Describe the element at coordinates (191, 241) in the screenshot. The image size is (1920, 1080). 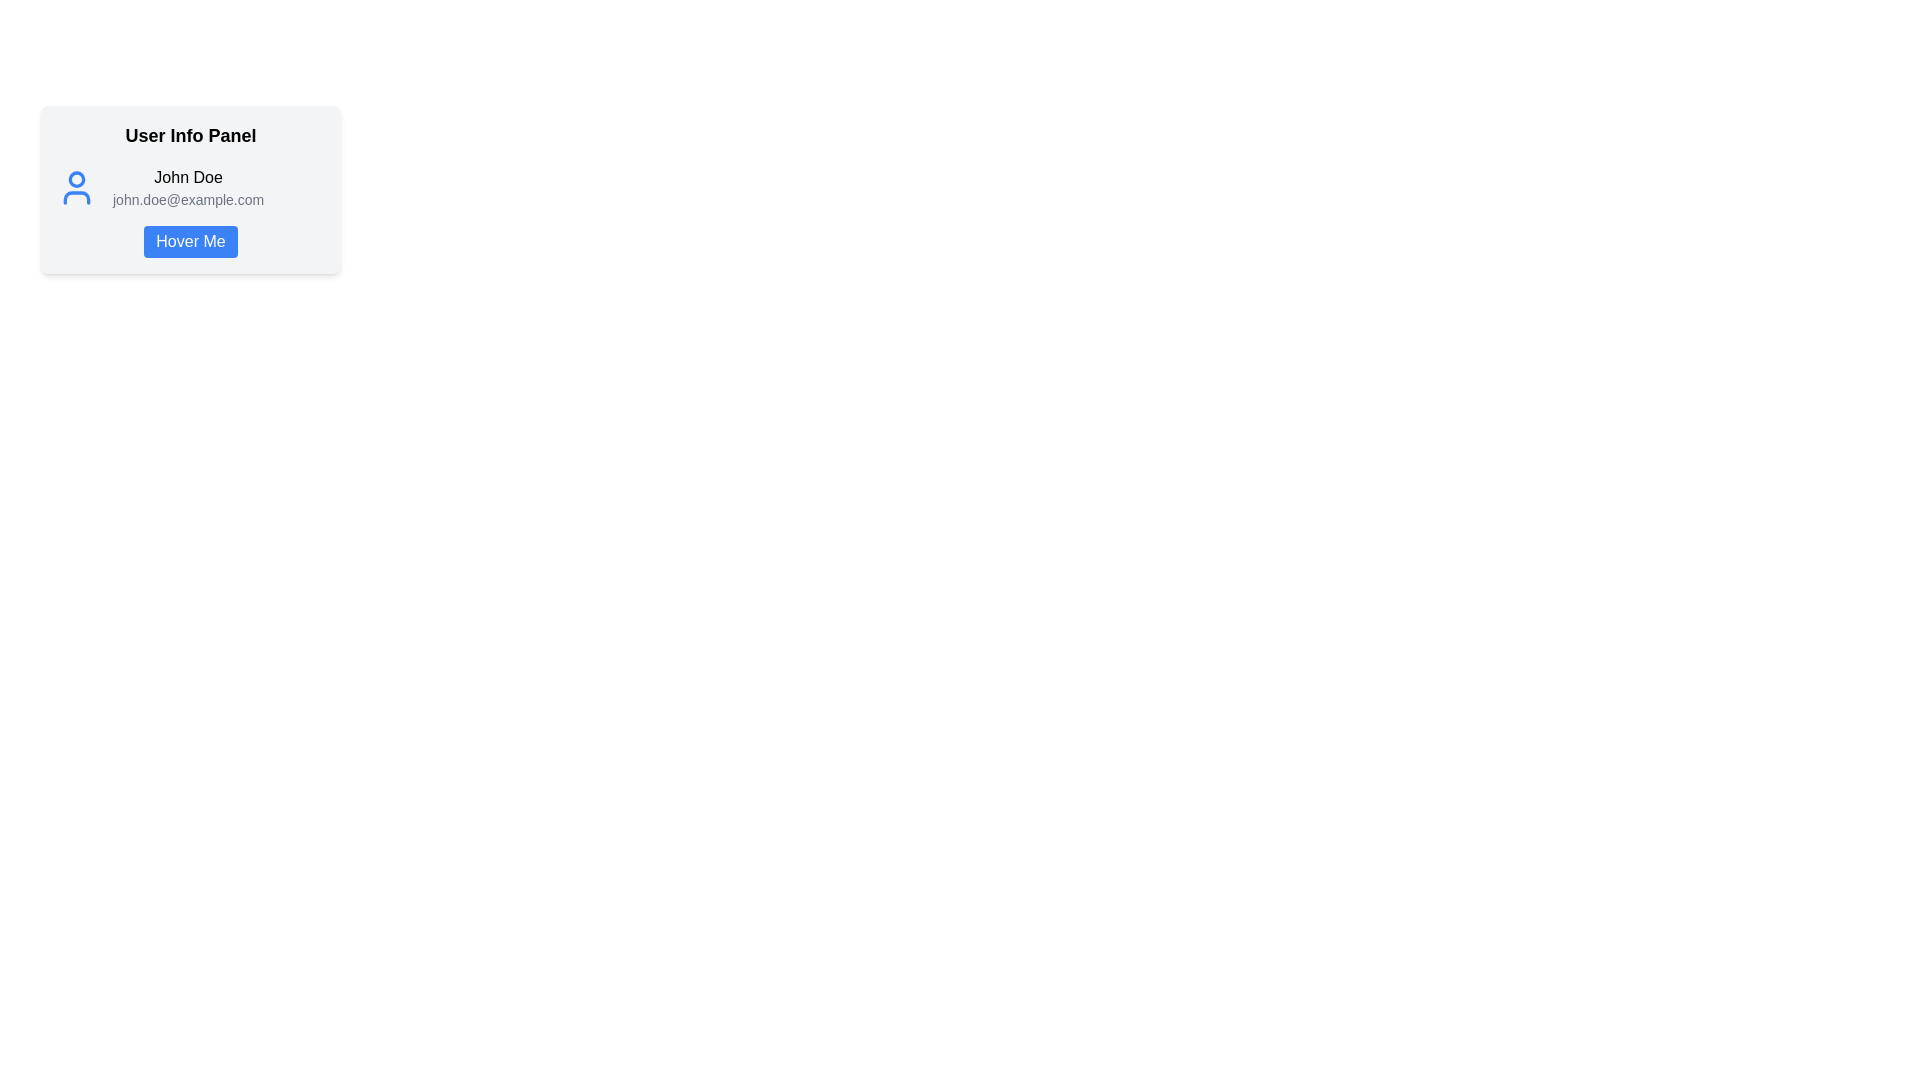
I see `the button located in the 'User Info Panel' beneath the text 'John Doe' and 'john.doe@example.com'` at that location.